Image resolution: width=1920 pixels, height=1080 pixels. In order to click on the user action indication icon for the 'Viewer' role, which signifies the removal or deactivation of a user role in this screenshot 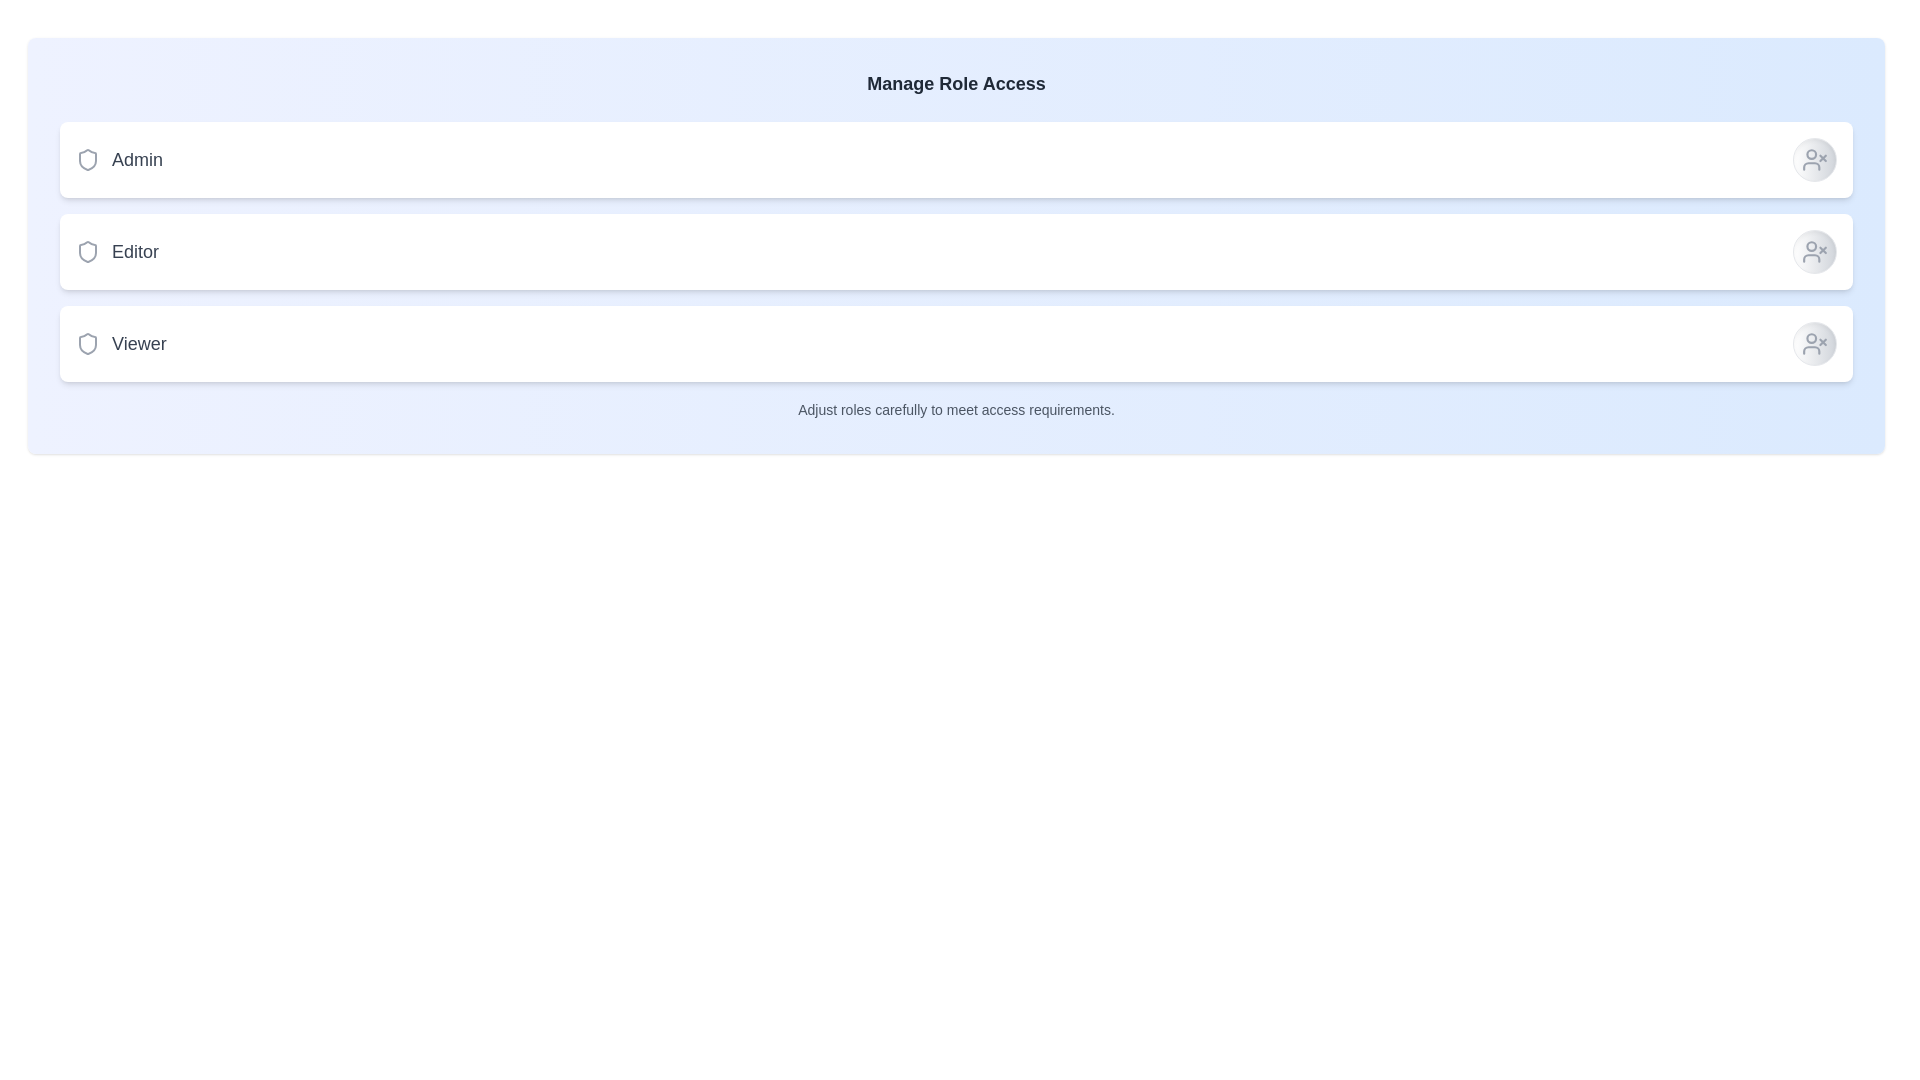, I will do `click(1811, 337)`.